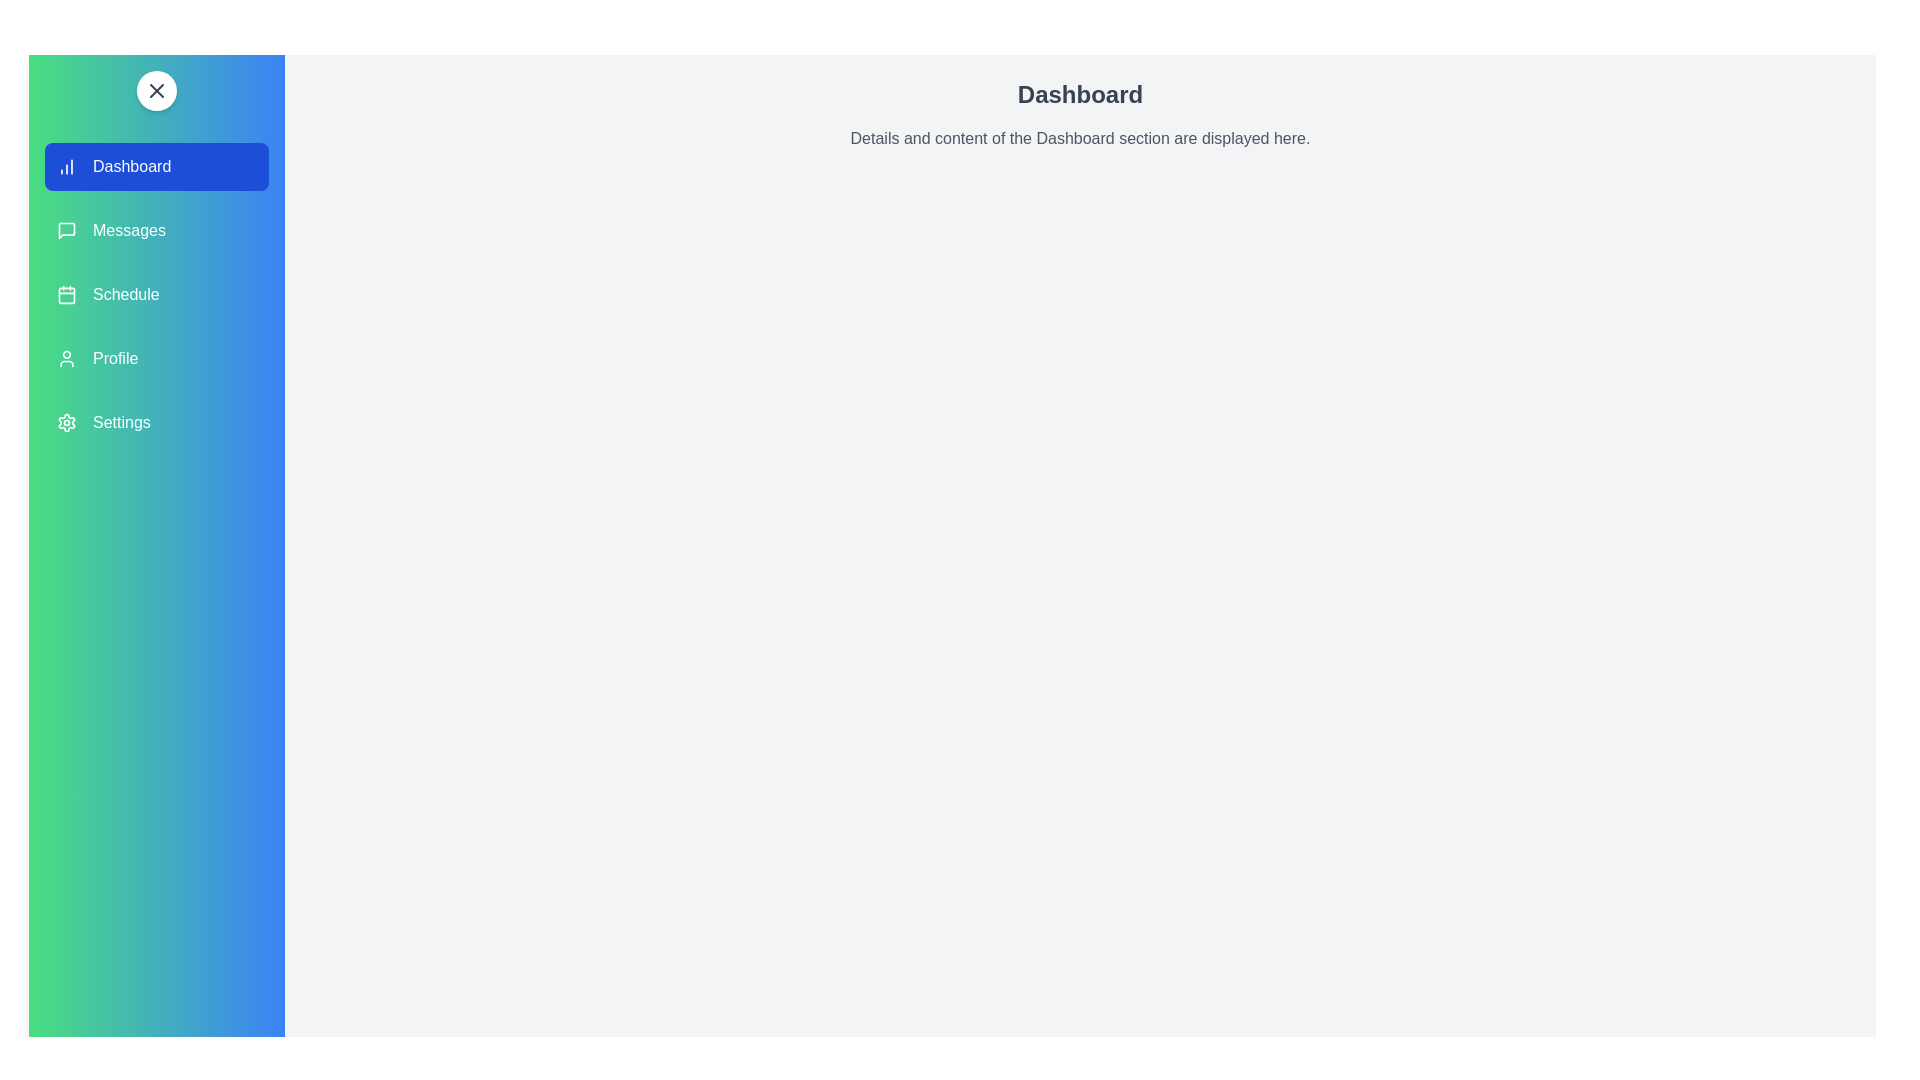  What do you see at coordinates (156, 357) in the screenshot?
I see `the navigation section Profile by clicking on its corresponding area` at bounding box center [156, 357].